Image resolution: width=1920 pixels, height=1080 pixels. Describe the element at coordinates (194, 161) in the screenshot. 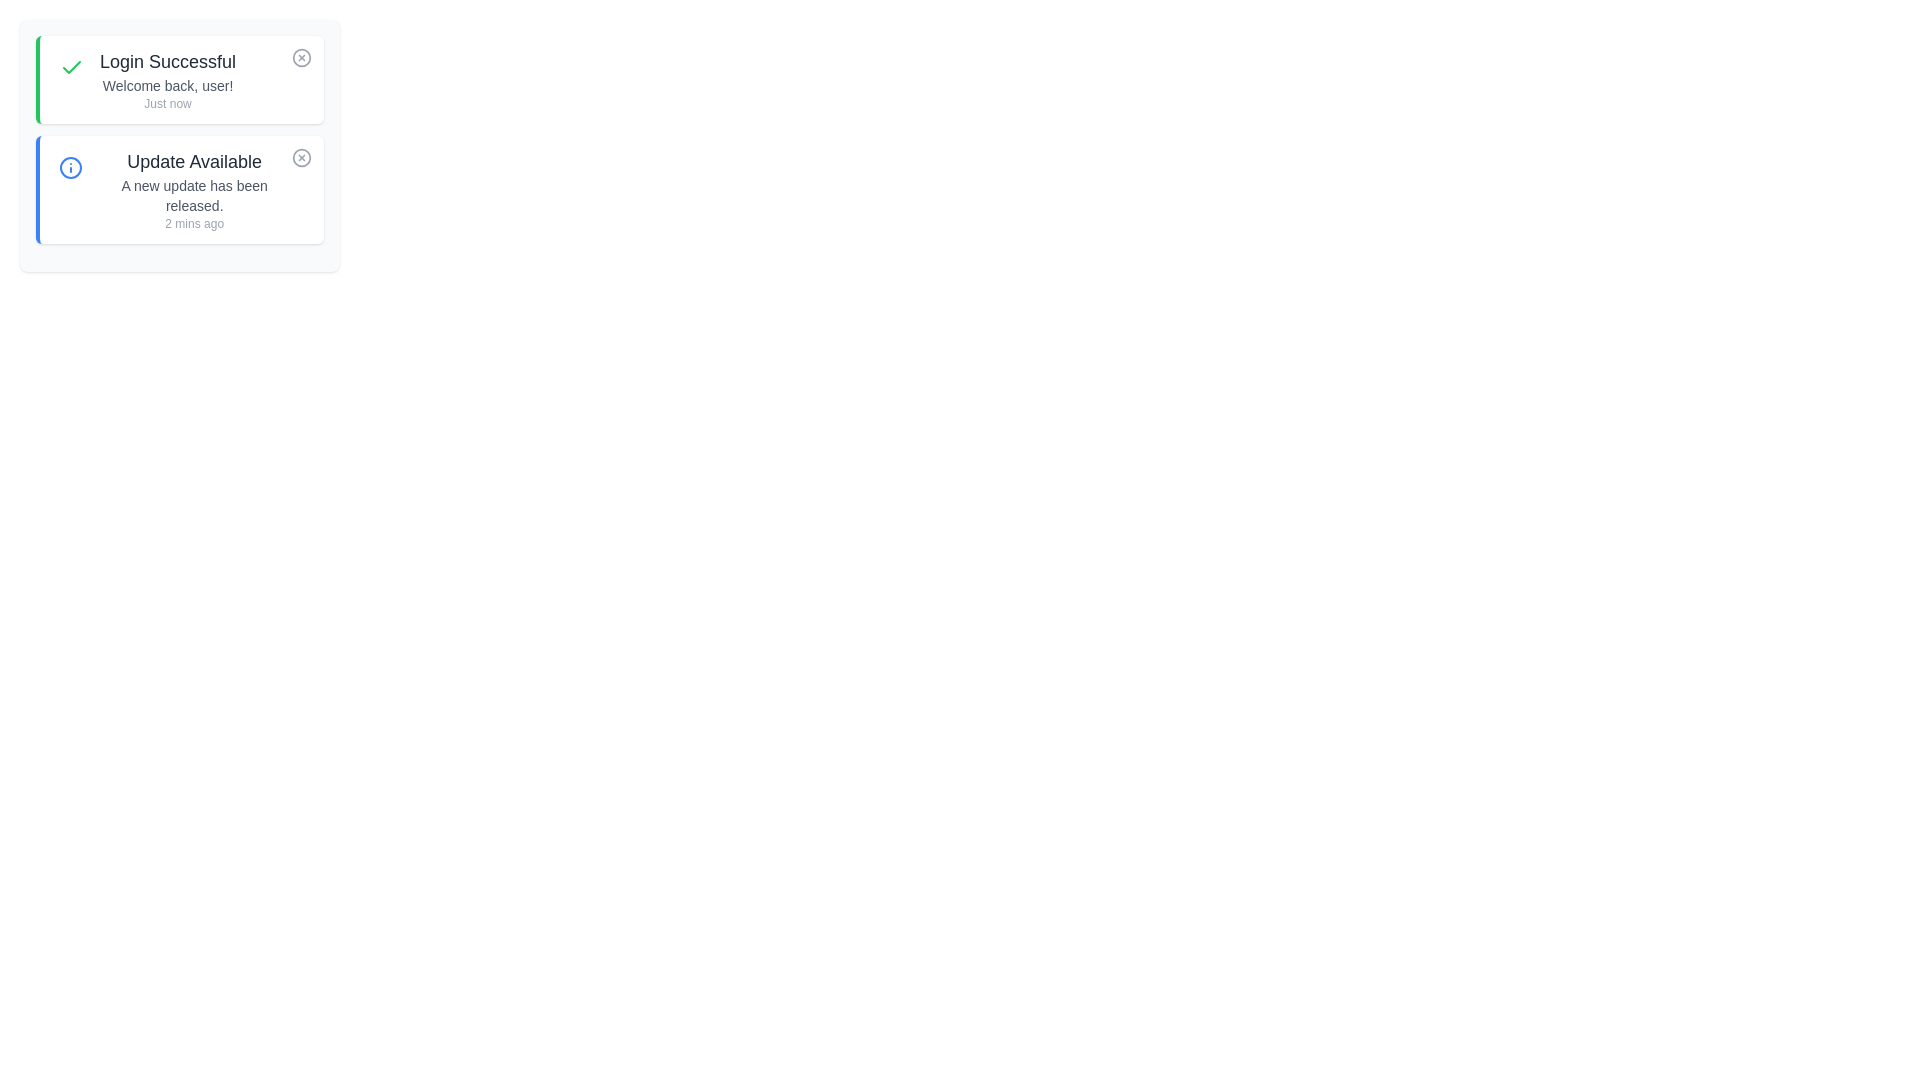

I see `the 'Update Available' text label, which is a larger, bold font indicating an important notification at the top of the card` at that location.